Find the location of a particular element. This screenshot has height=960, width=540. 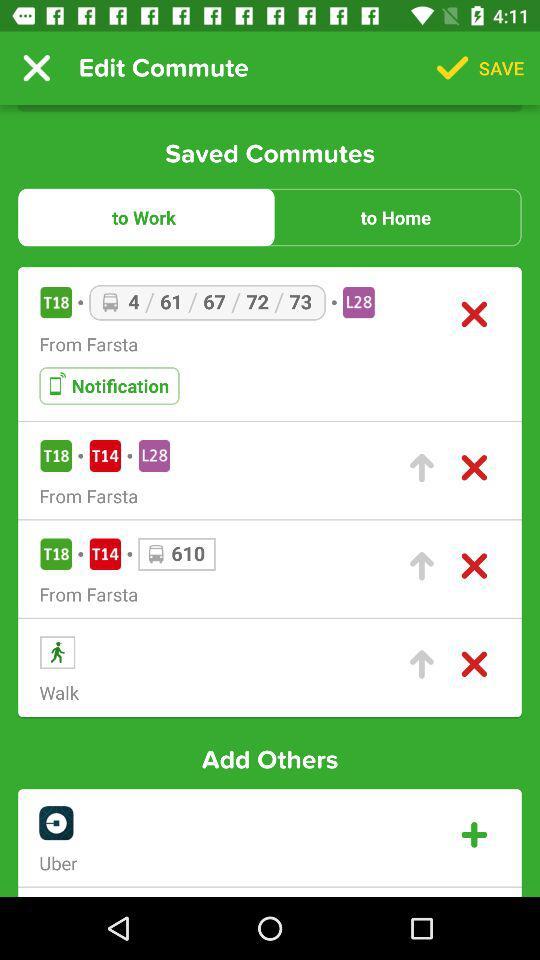

the icon above saved commutes icon is located at coordinates (36, 68).